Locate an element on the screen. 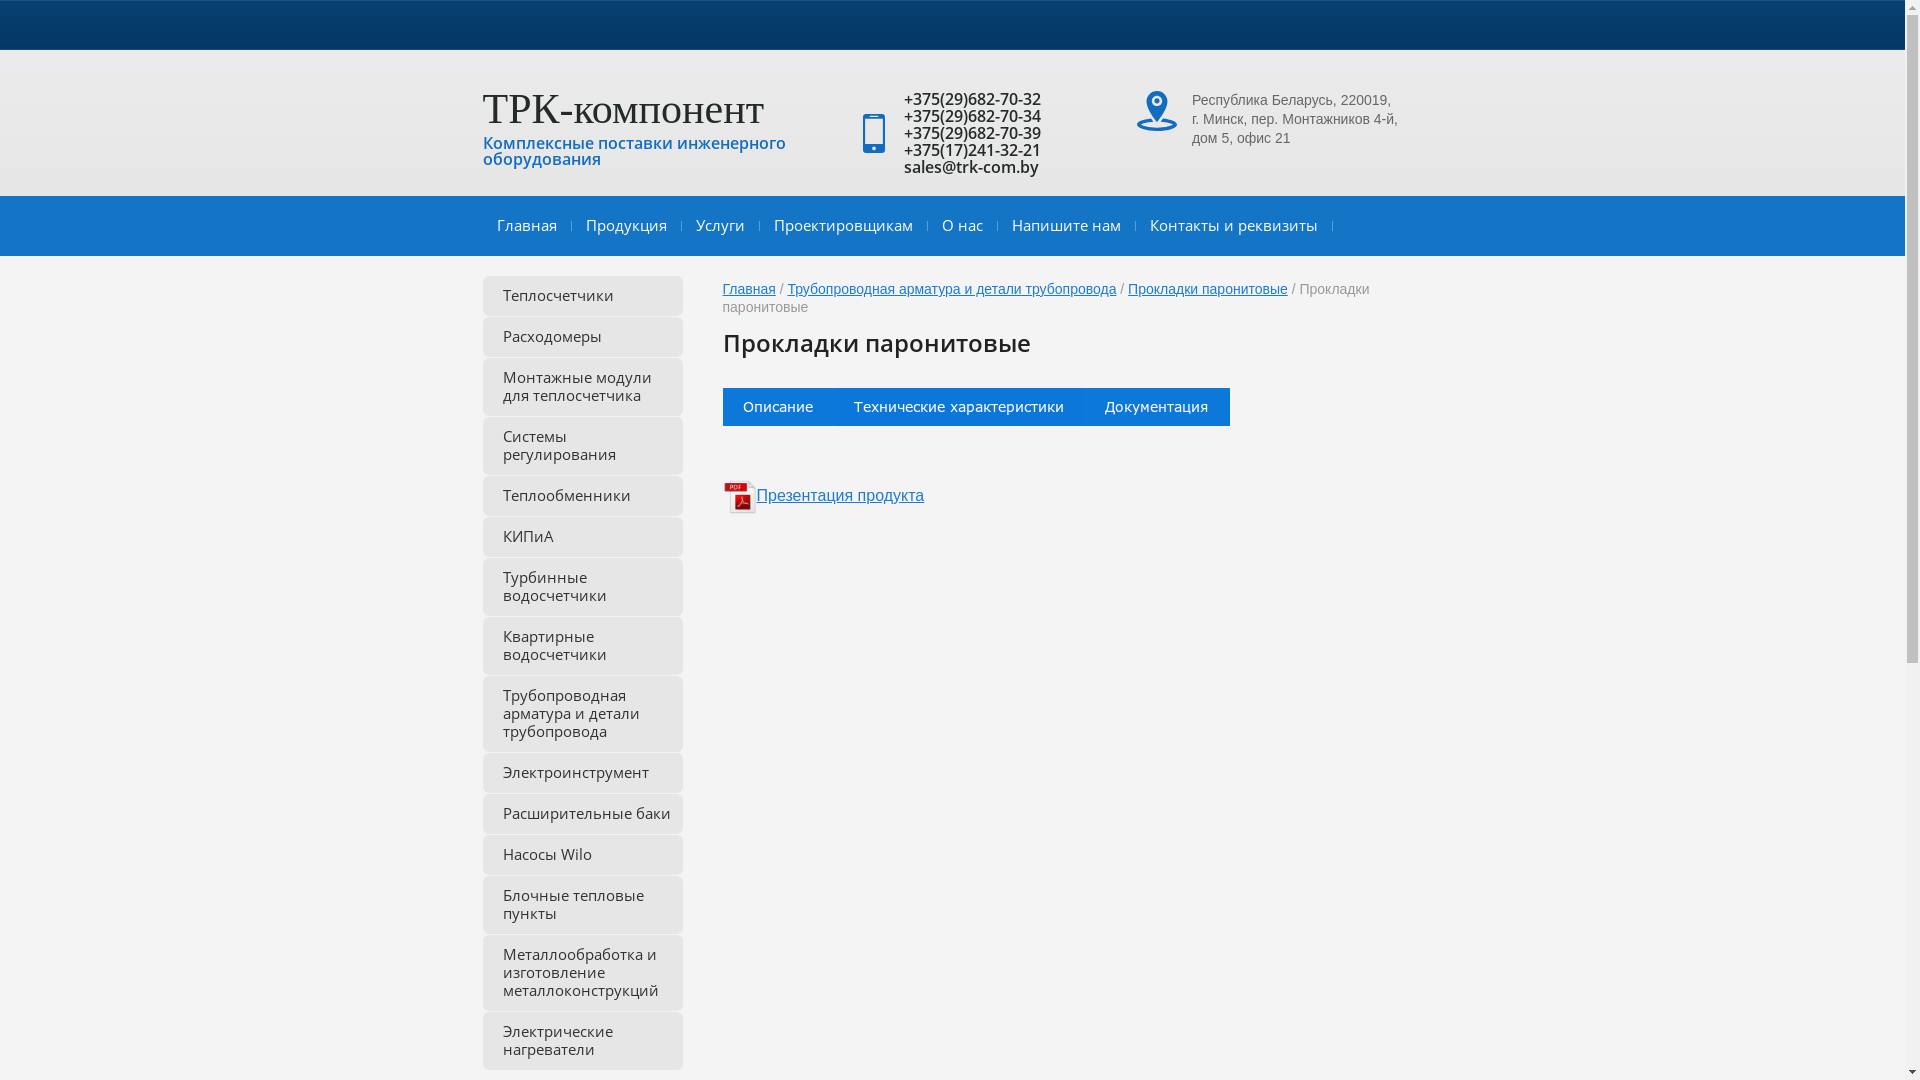 The height and width of the screenshot is (1080, 1920). '+375(17)241-32-21' is located at coordinates (972, 149).